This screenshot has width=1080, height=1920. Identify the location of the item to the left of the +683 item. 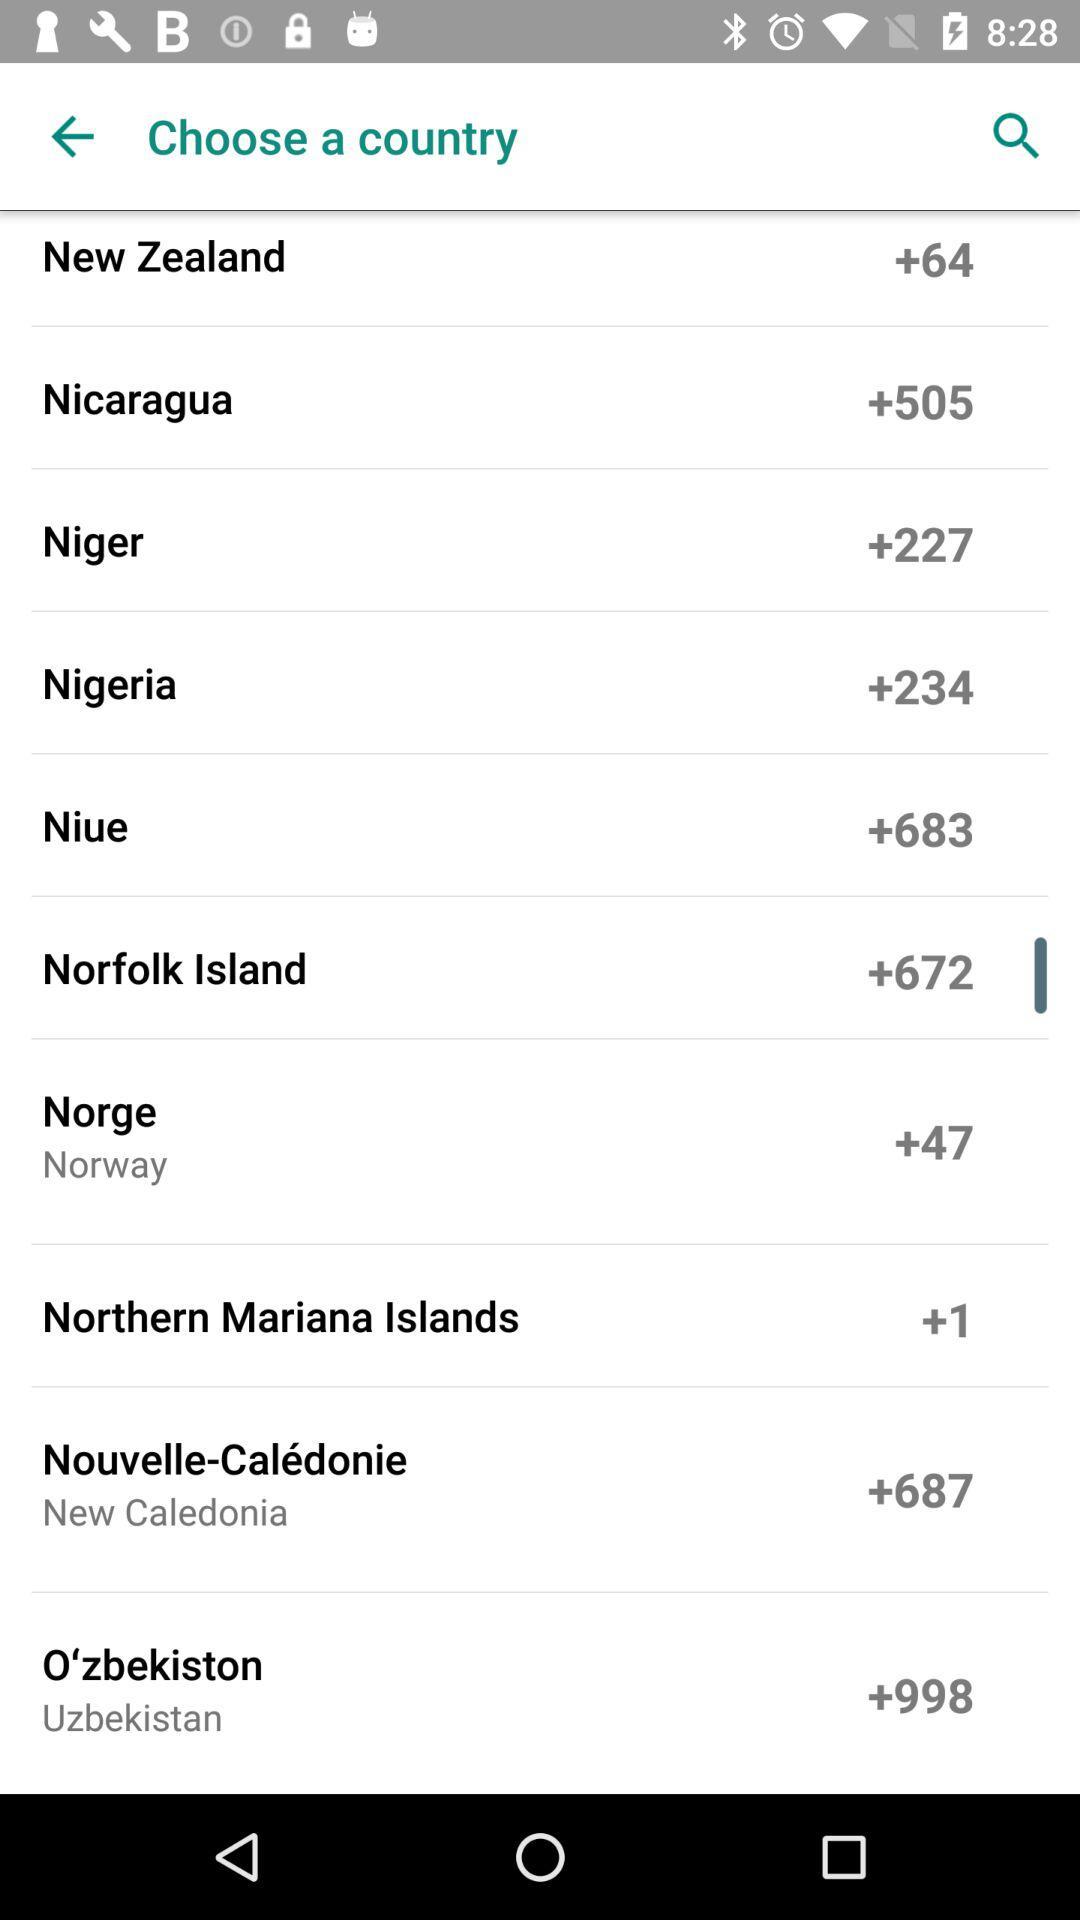
(84, 825).